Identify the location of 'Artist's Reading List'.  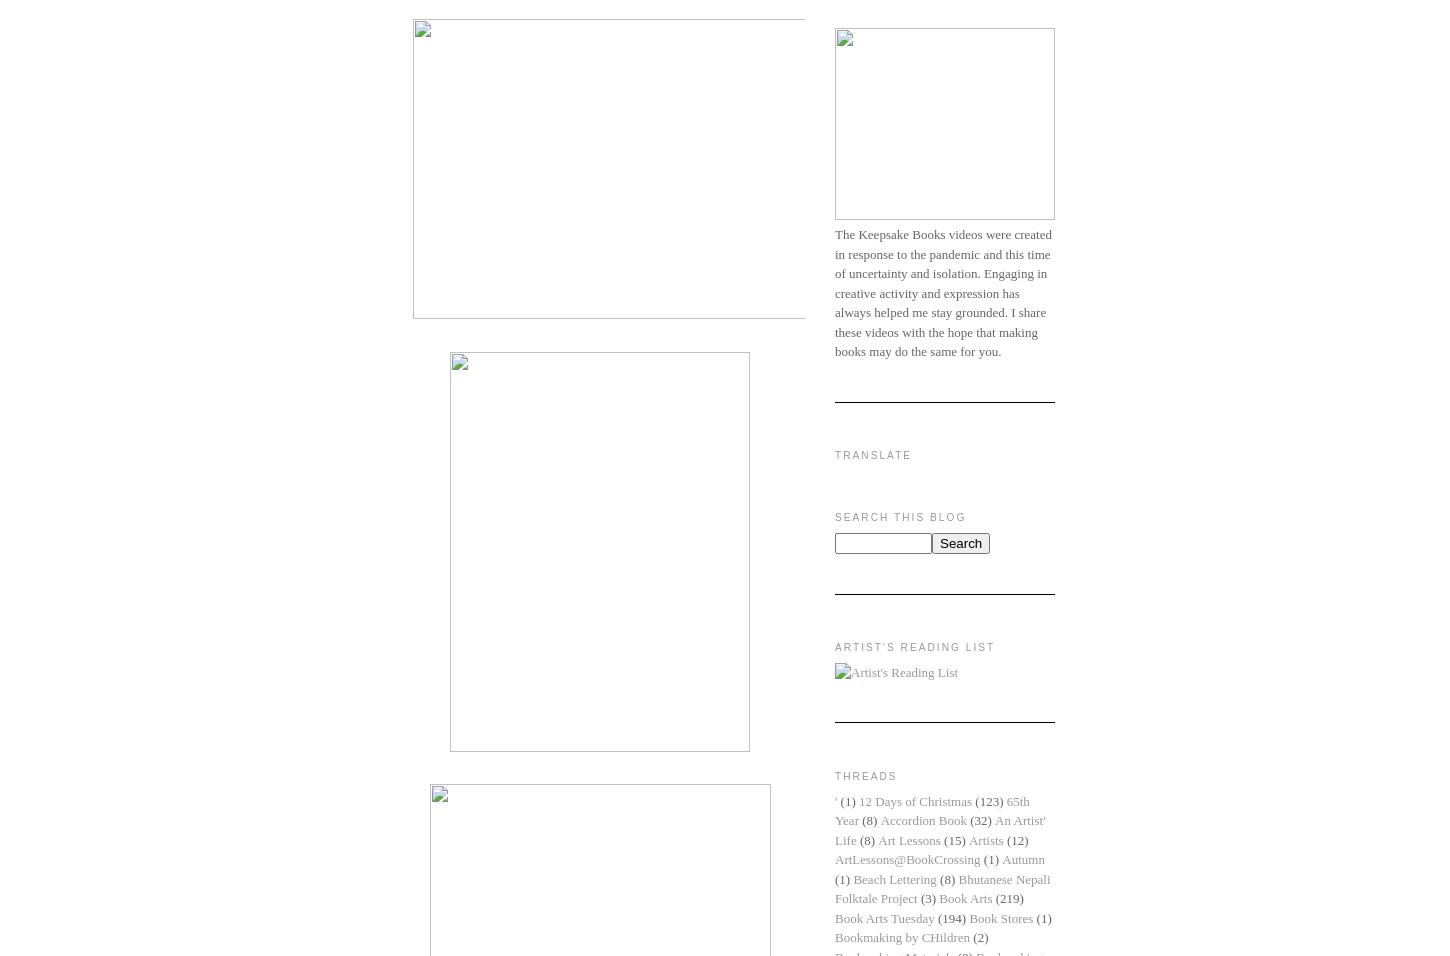
(913, 647).